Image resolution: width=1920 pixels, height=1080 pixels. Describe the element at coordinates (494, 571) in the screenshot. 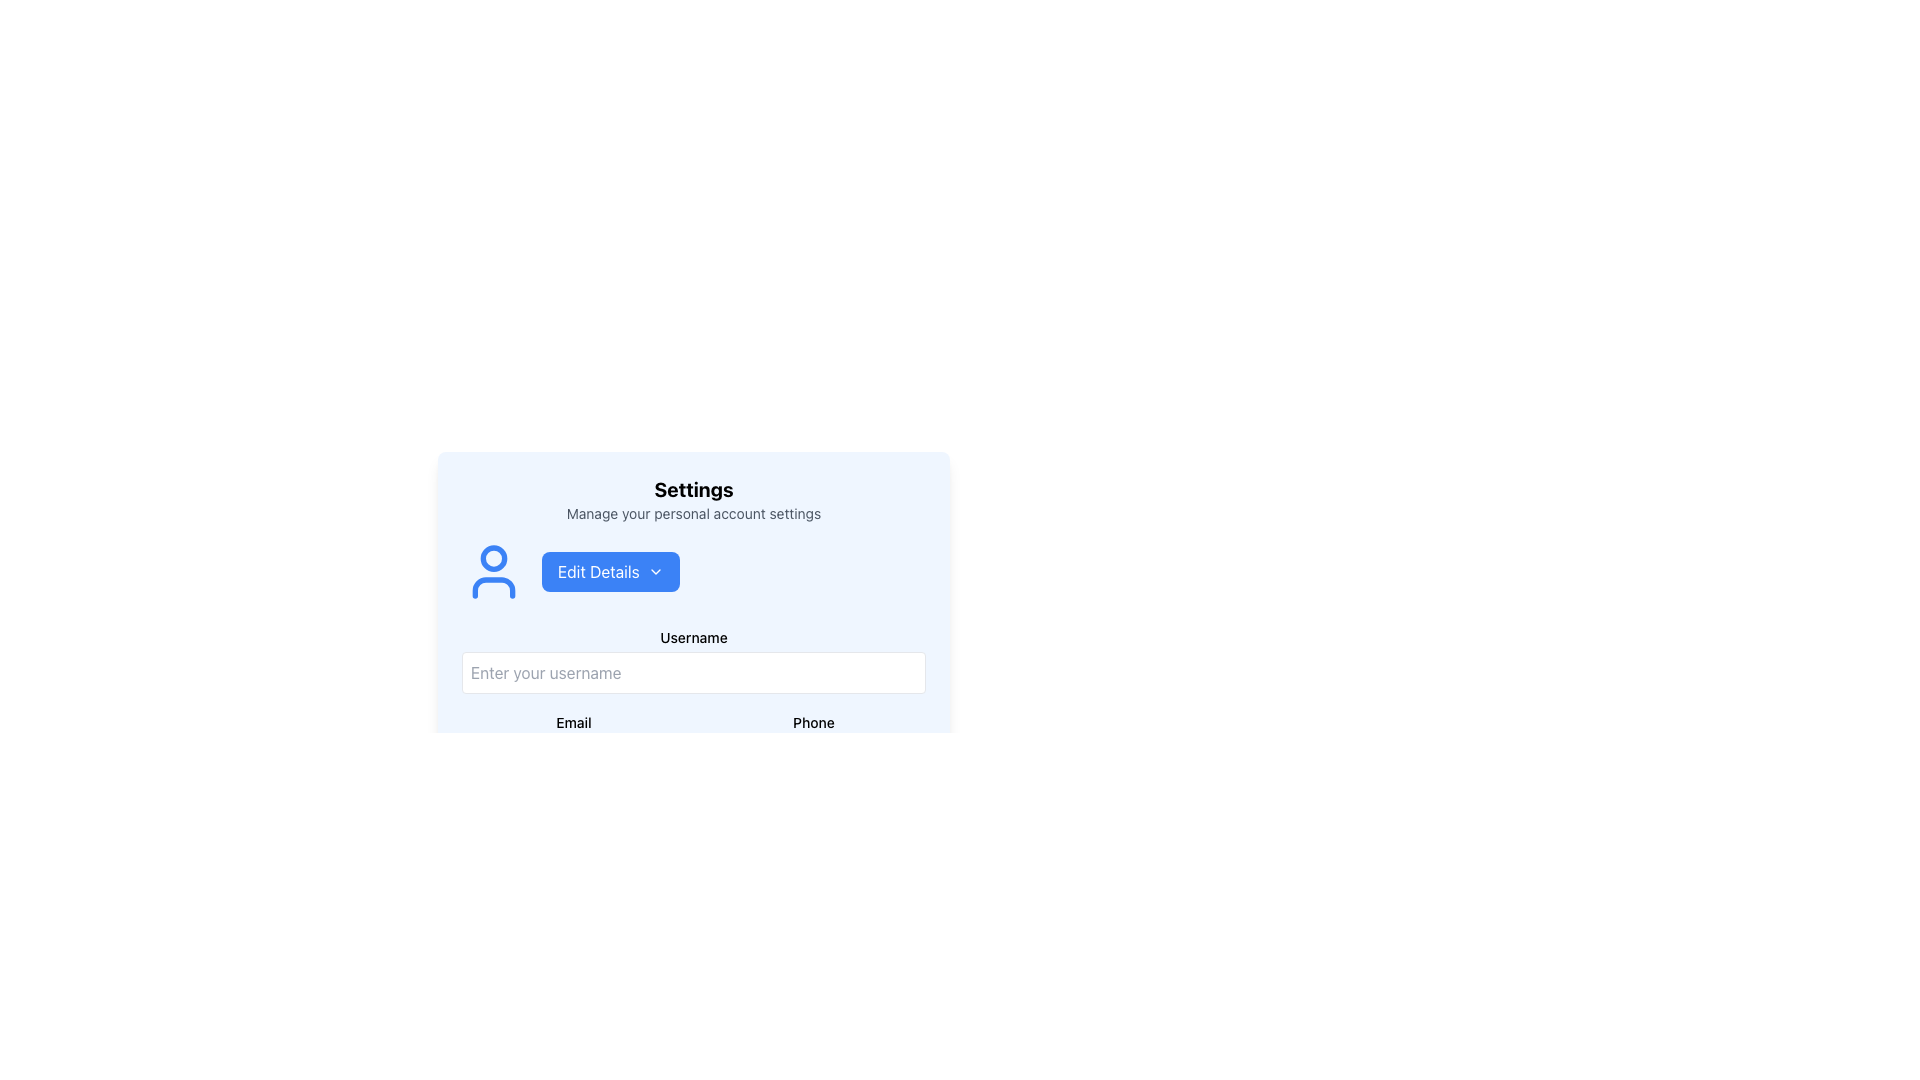

I see `the profile representation icon located to the left of the 'Edit Details' button and above the 'Username' text input box` at that location.